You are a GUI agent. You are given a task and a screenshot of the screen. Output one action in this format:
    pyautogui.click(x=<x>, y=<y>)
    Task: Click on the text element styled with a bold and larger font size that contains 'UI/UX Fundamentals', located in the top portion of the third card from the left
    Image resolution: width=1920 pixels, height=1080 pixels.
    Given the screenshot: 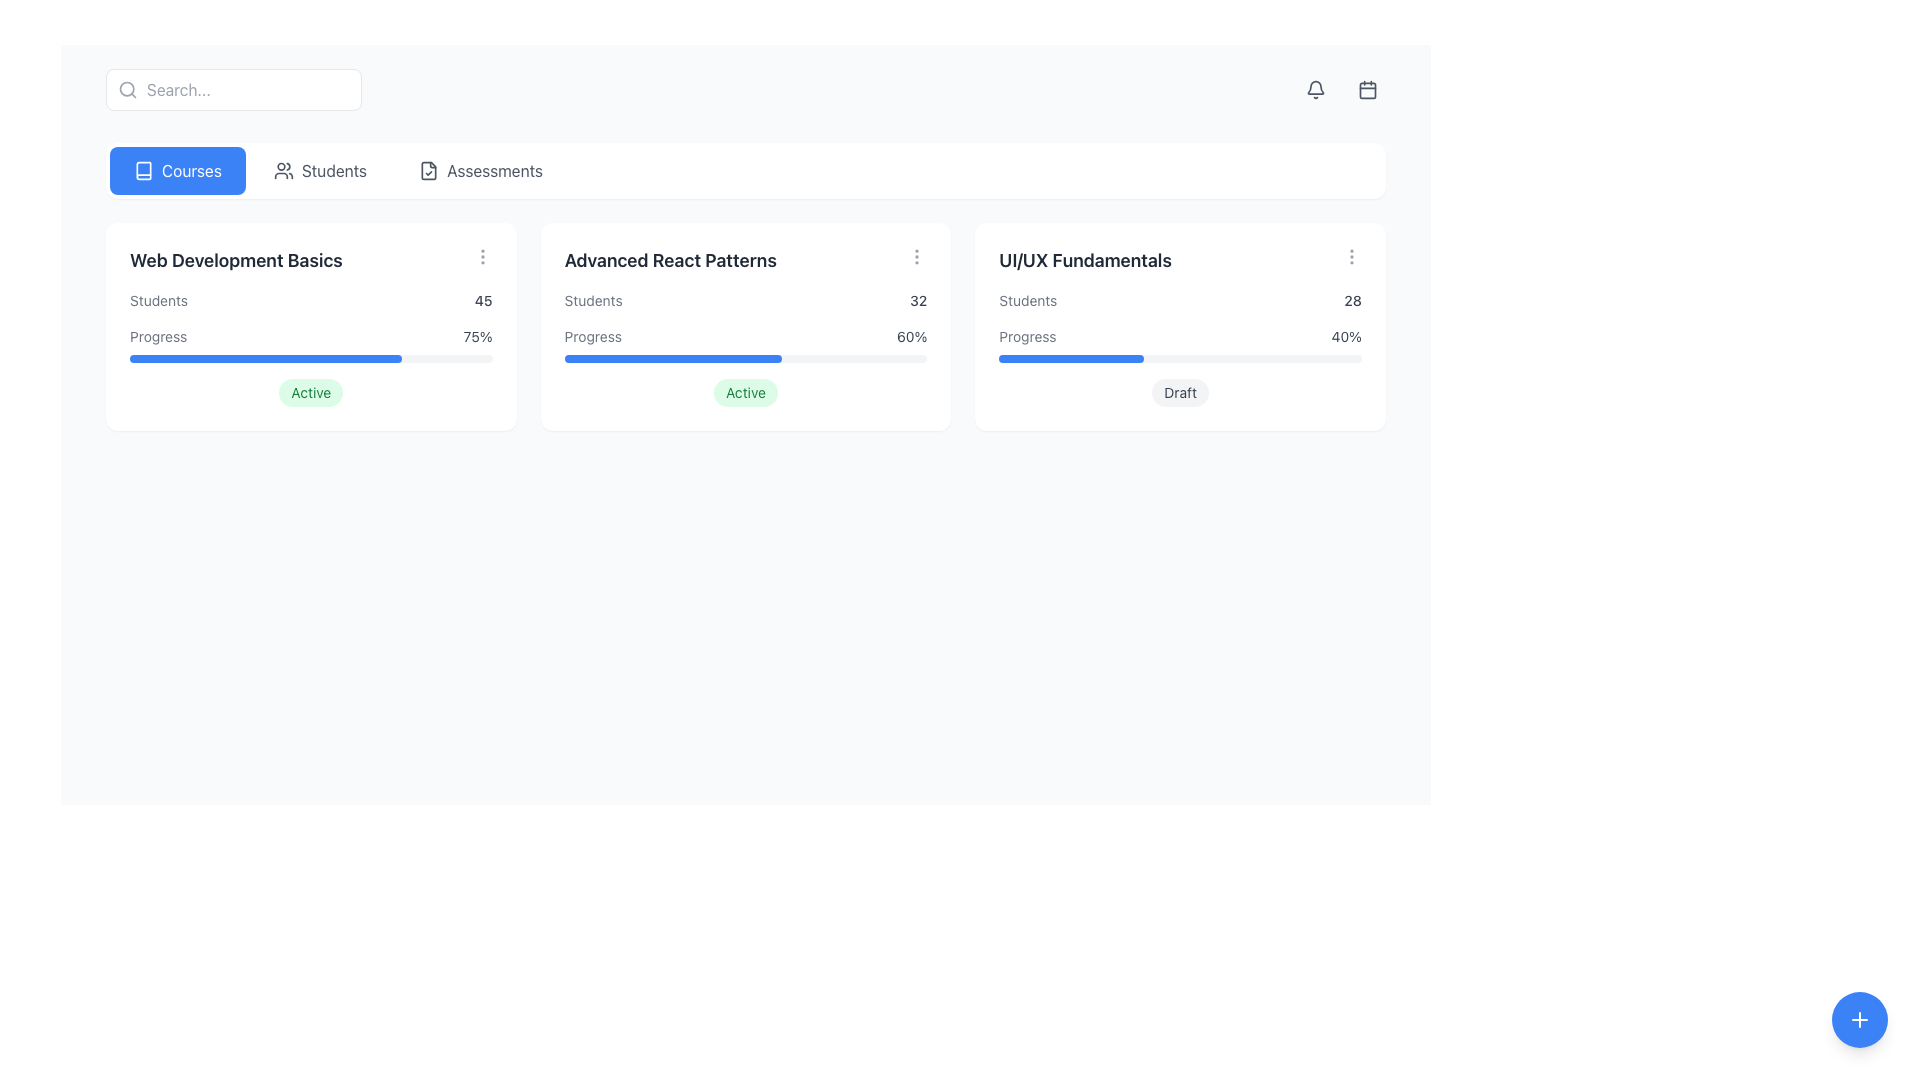 What is the action you would take?
    pyautogui.click(x=1084, y=260)
    